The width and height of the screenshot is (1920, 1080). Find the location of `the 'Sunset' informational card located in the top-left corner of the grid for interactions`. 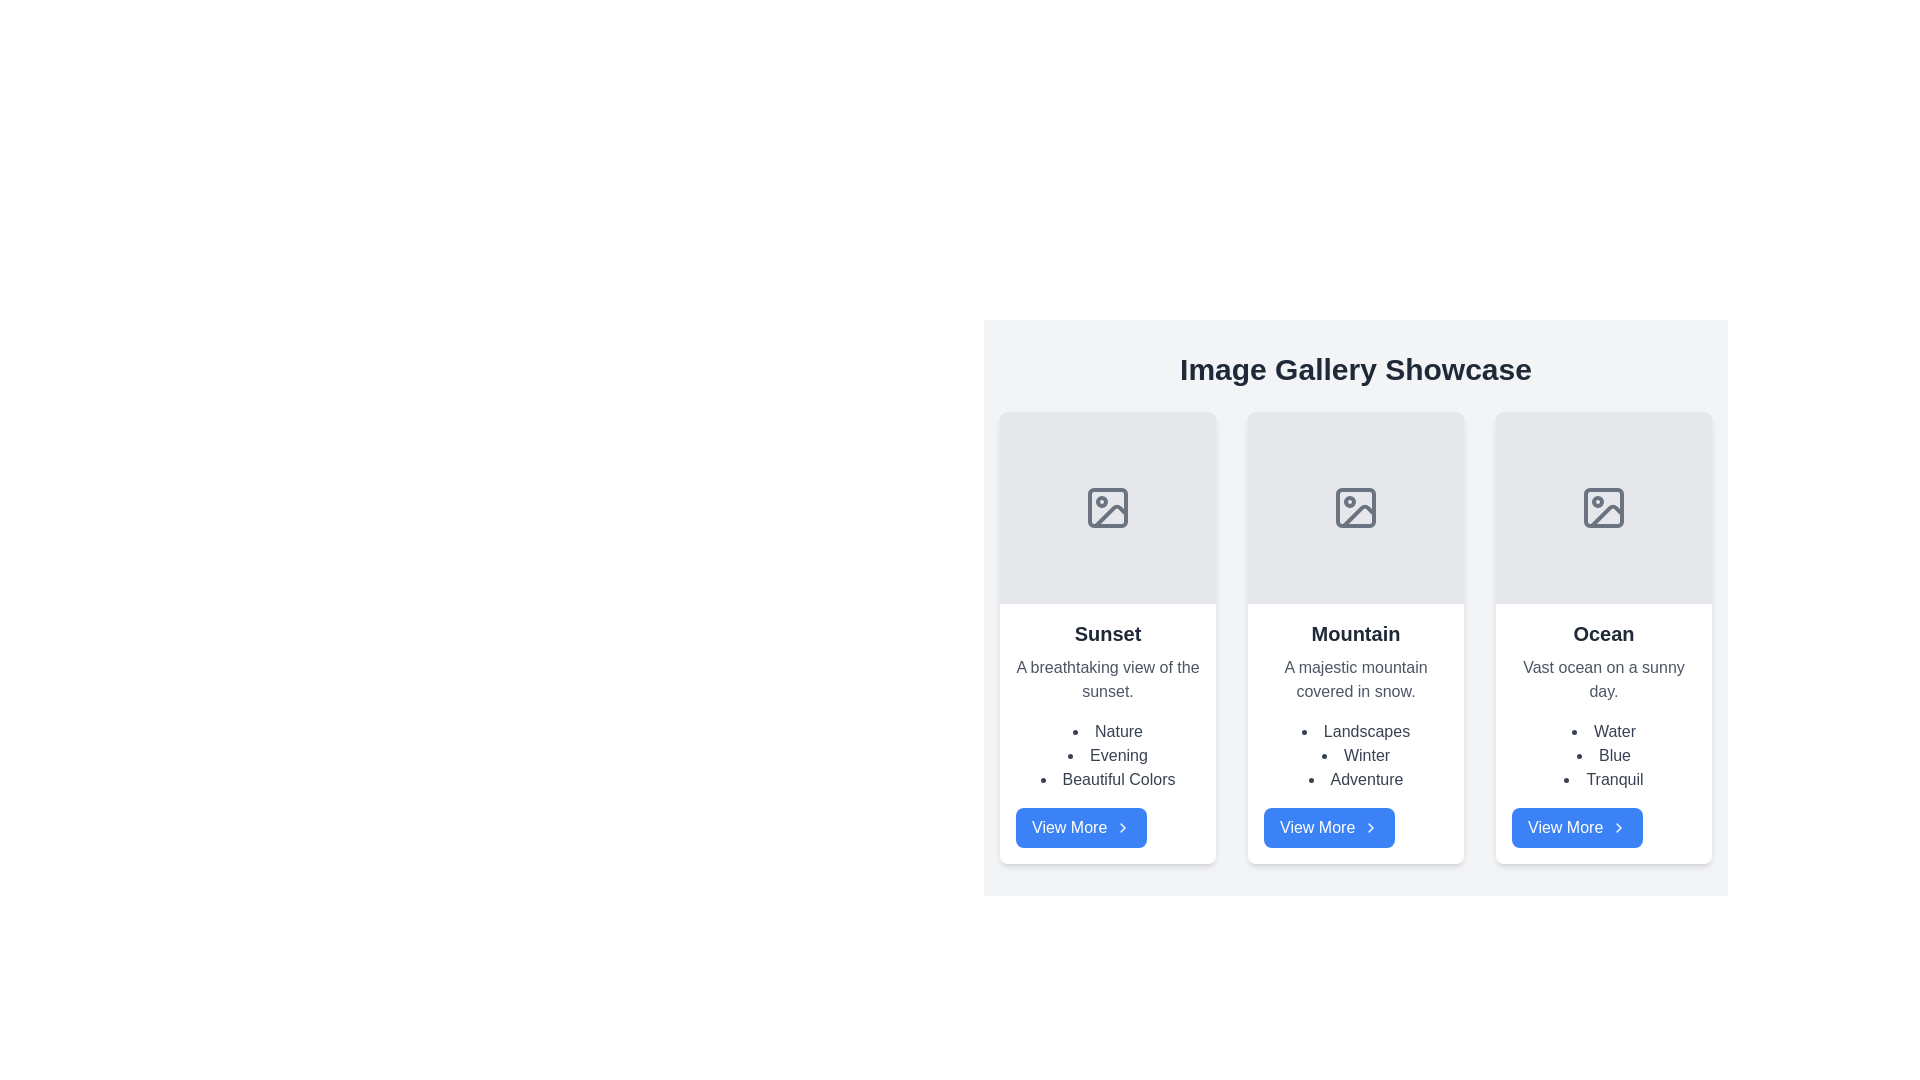

the 'Sunset' informational card located in the top-left corner of the grid for interactions is located at coordinates (1107, 637).